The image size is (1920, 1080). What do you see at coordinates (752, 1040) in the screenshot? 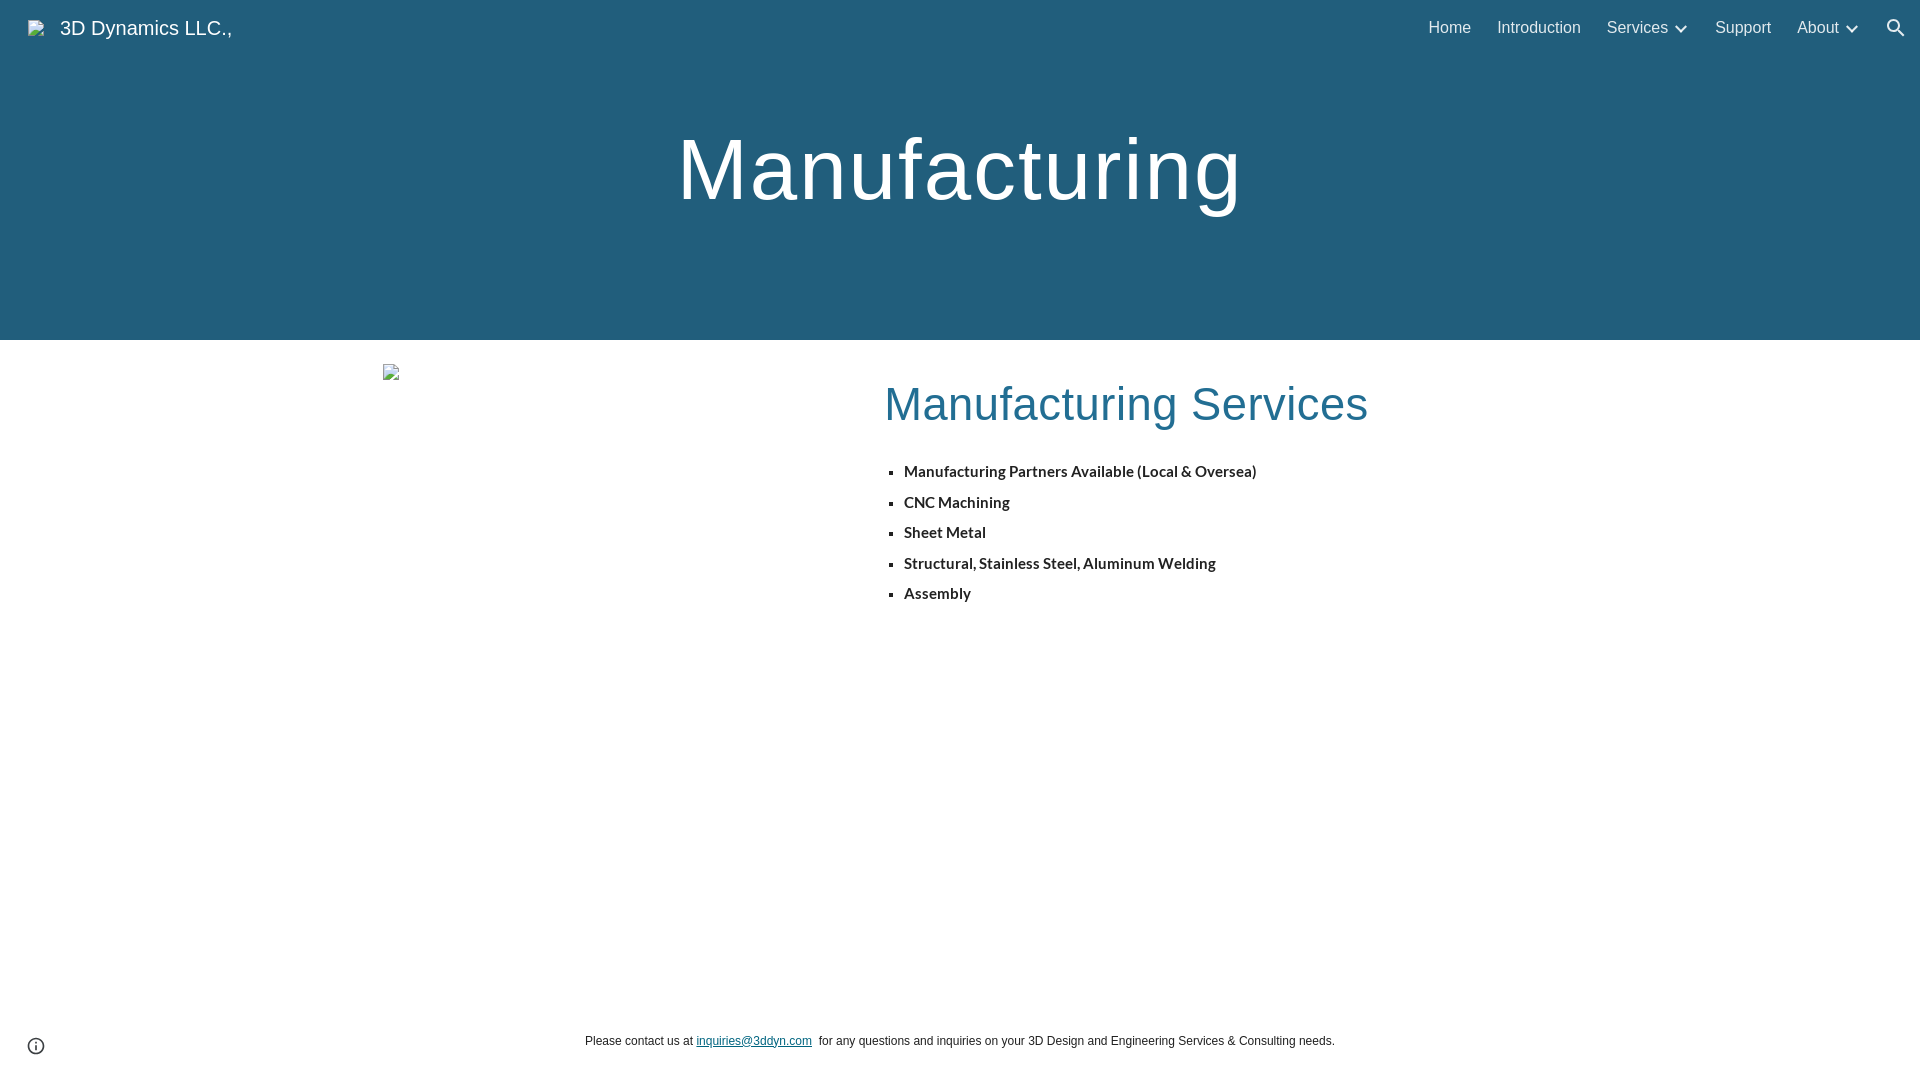
I see `'inquiries@3ddyn.com'` at bounding box center [752, 1040].